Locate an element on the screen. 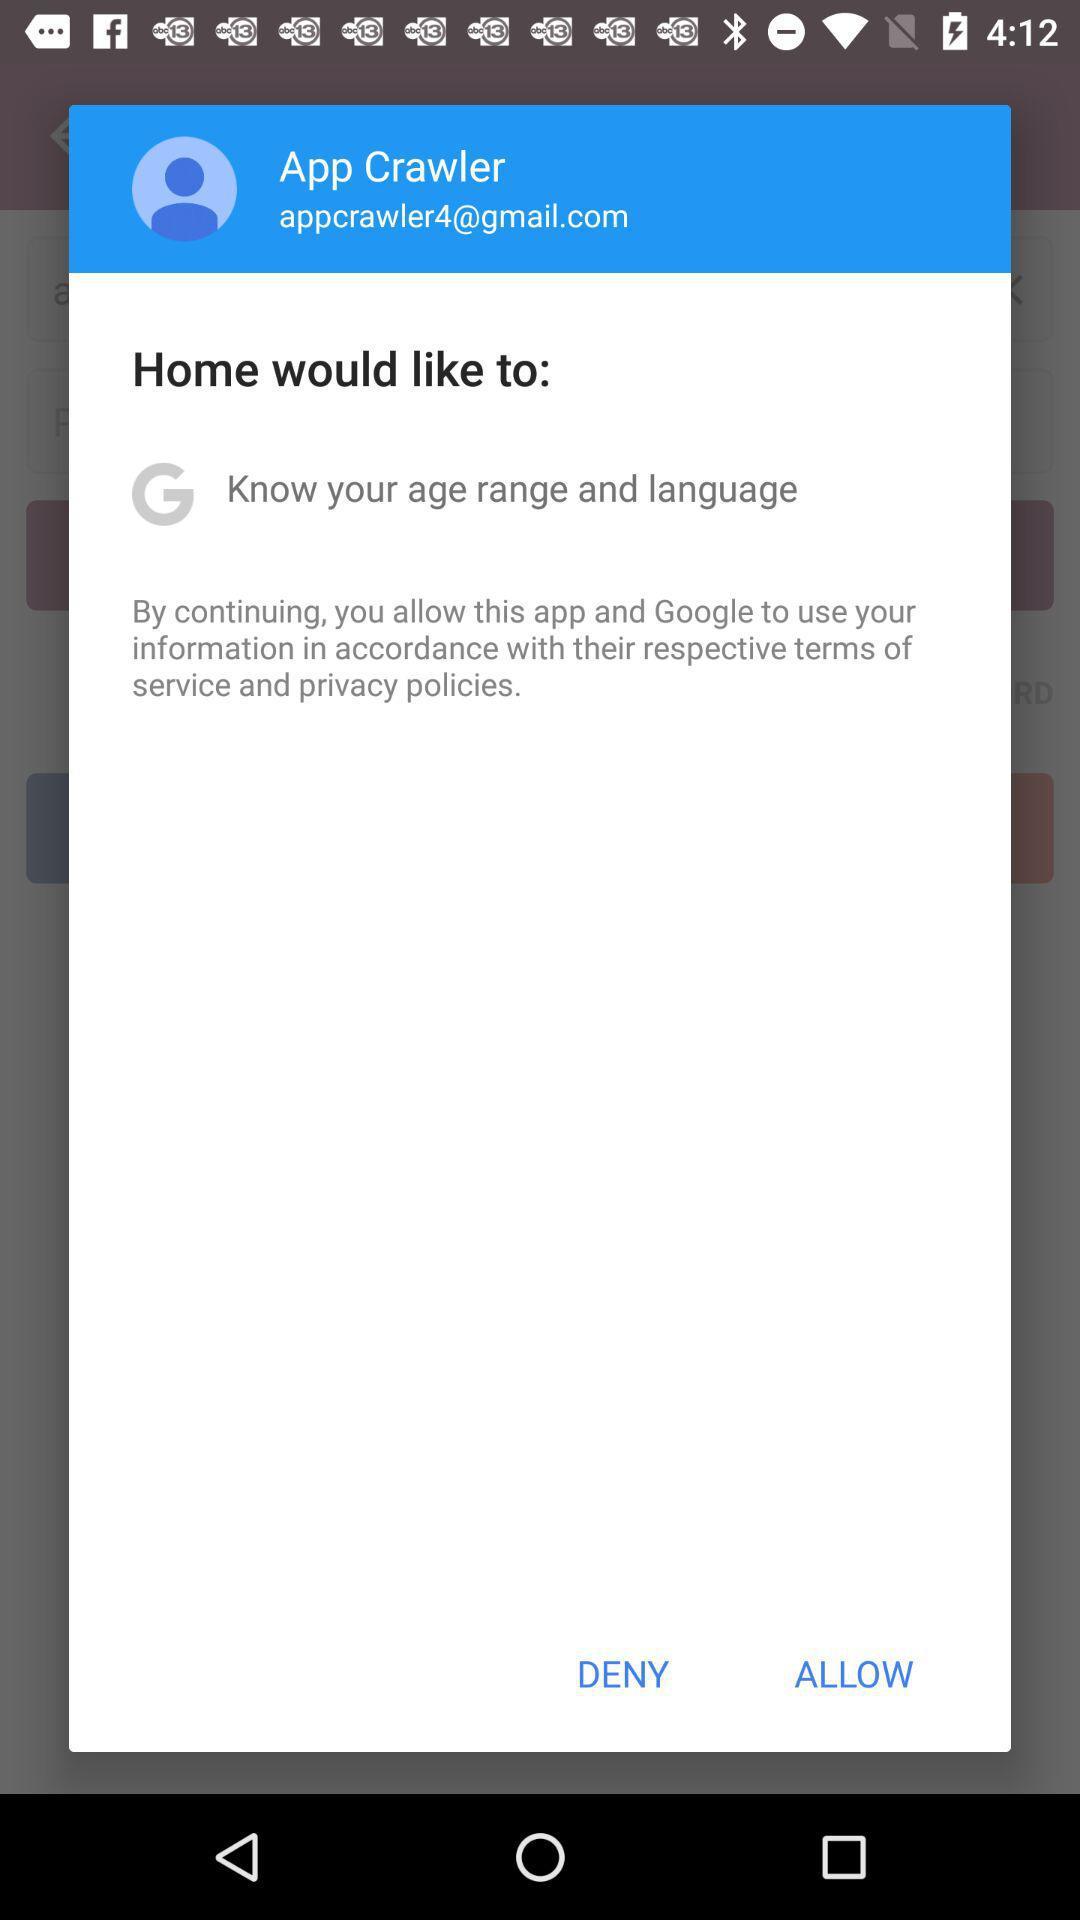 The image size is (1080, 1920). the app to the left of app crawler is located at coordinates (184, 188).